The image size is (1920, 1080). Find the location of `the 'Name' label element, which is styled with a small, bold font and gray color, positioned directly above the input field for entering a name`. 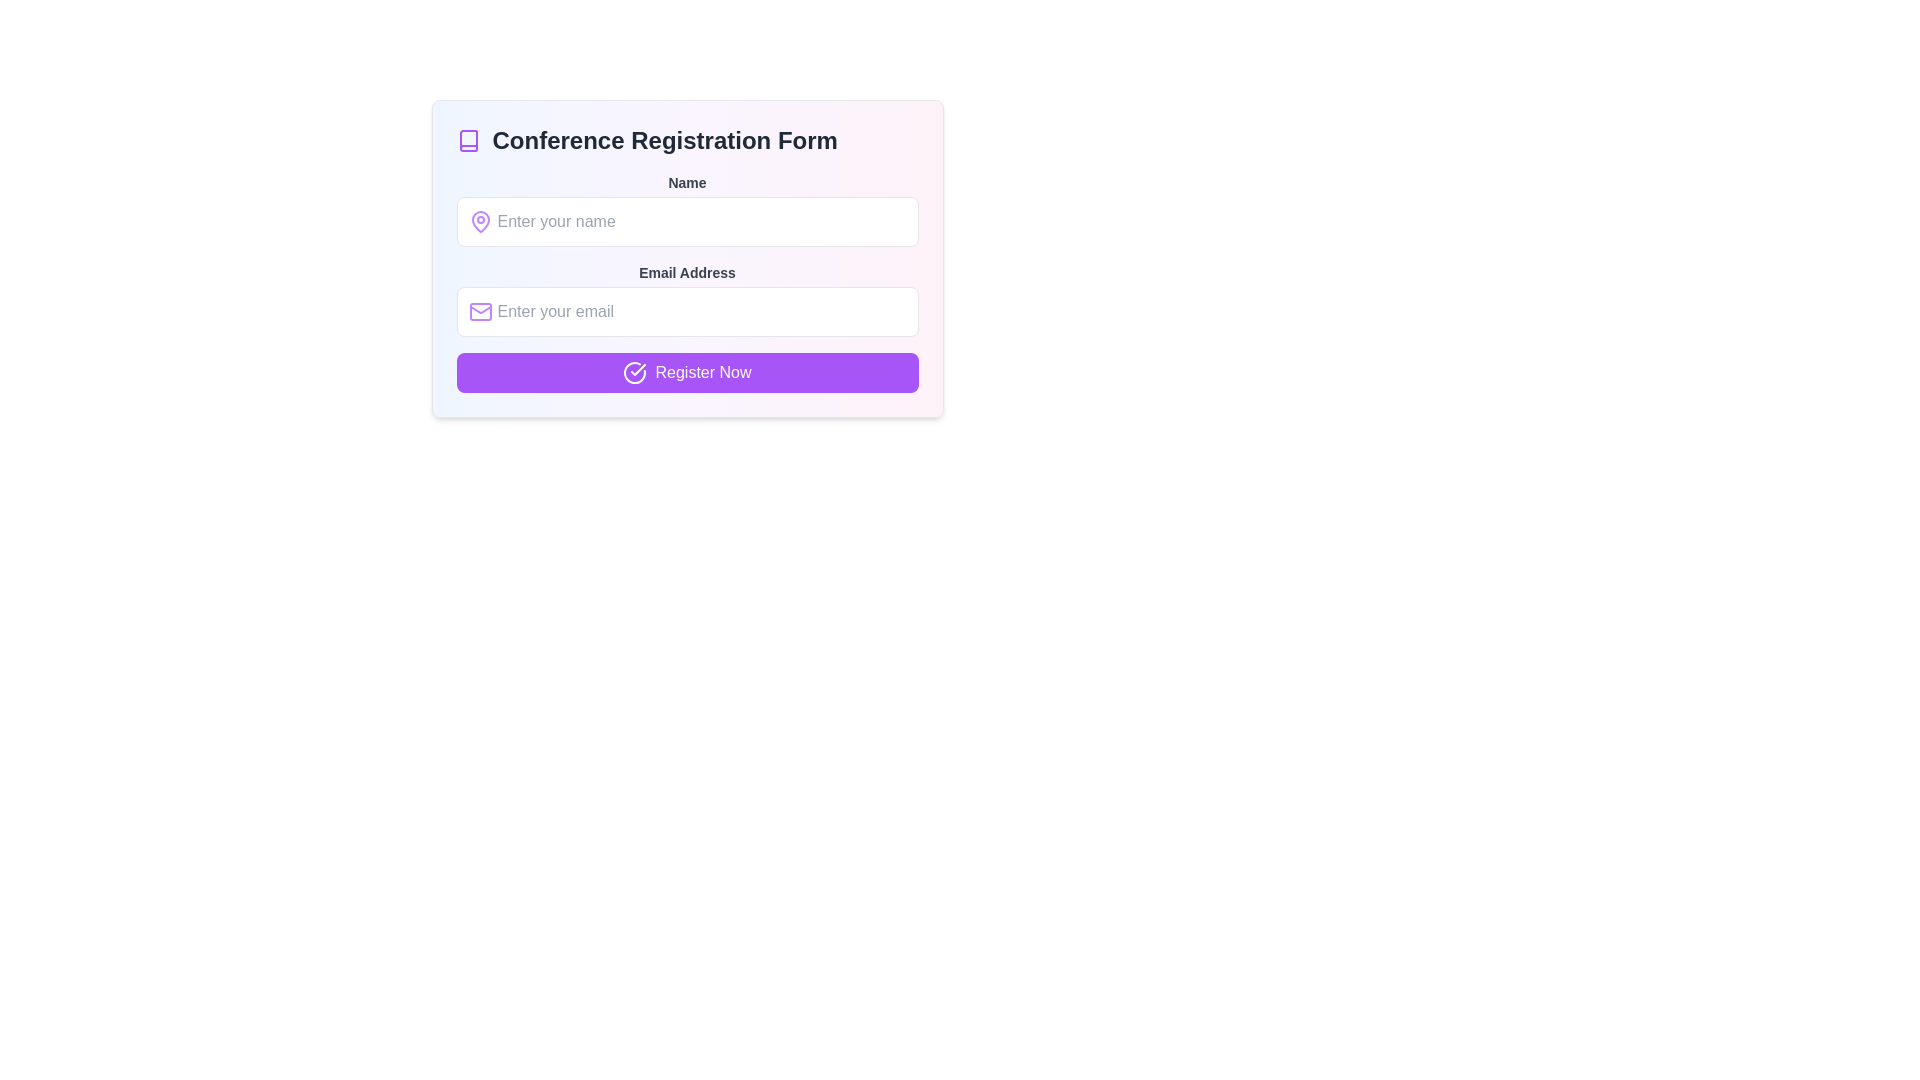

the 'Name' label element, which is styled with a small, bold font and gray color, positioned directly above the input field for entering a name is located at coordinates (687, 182).